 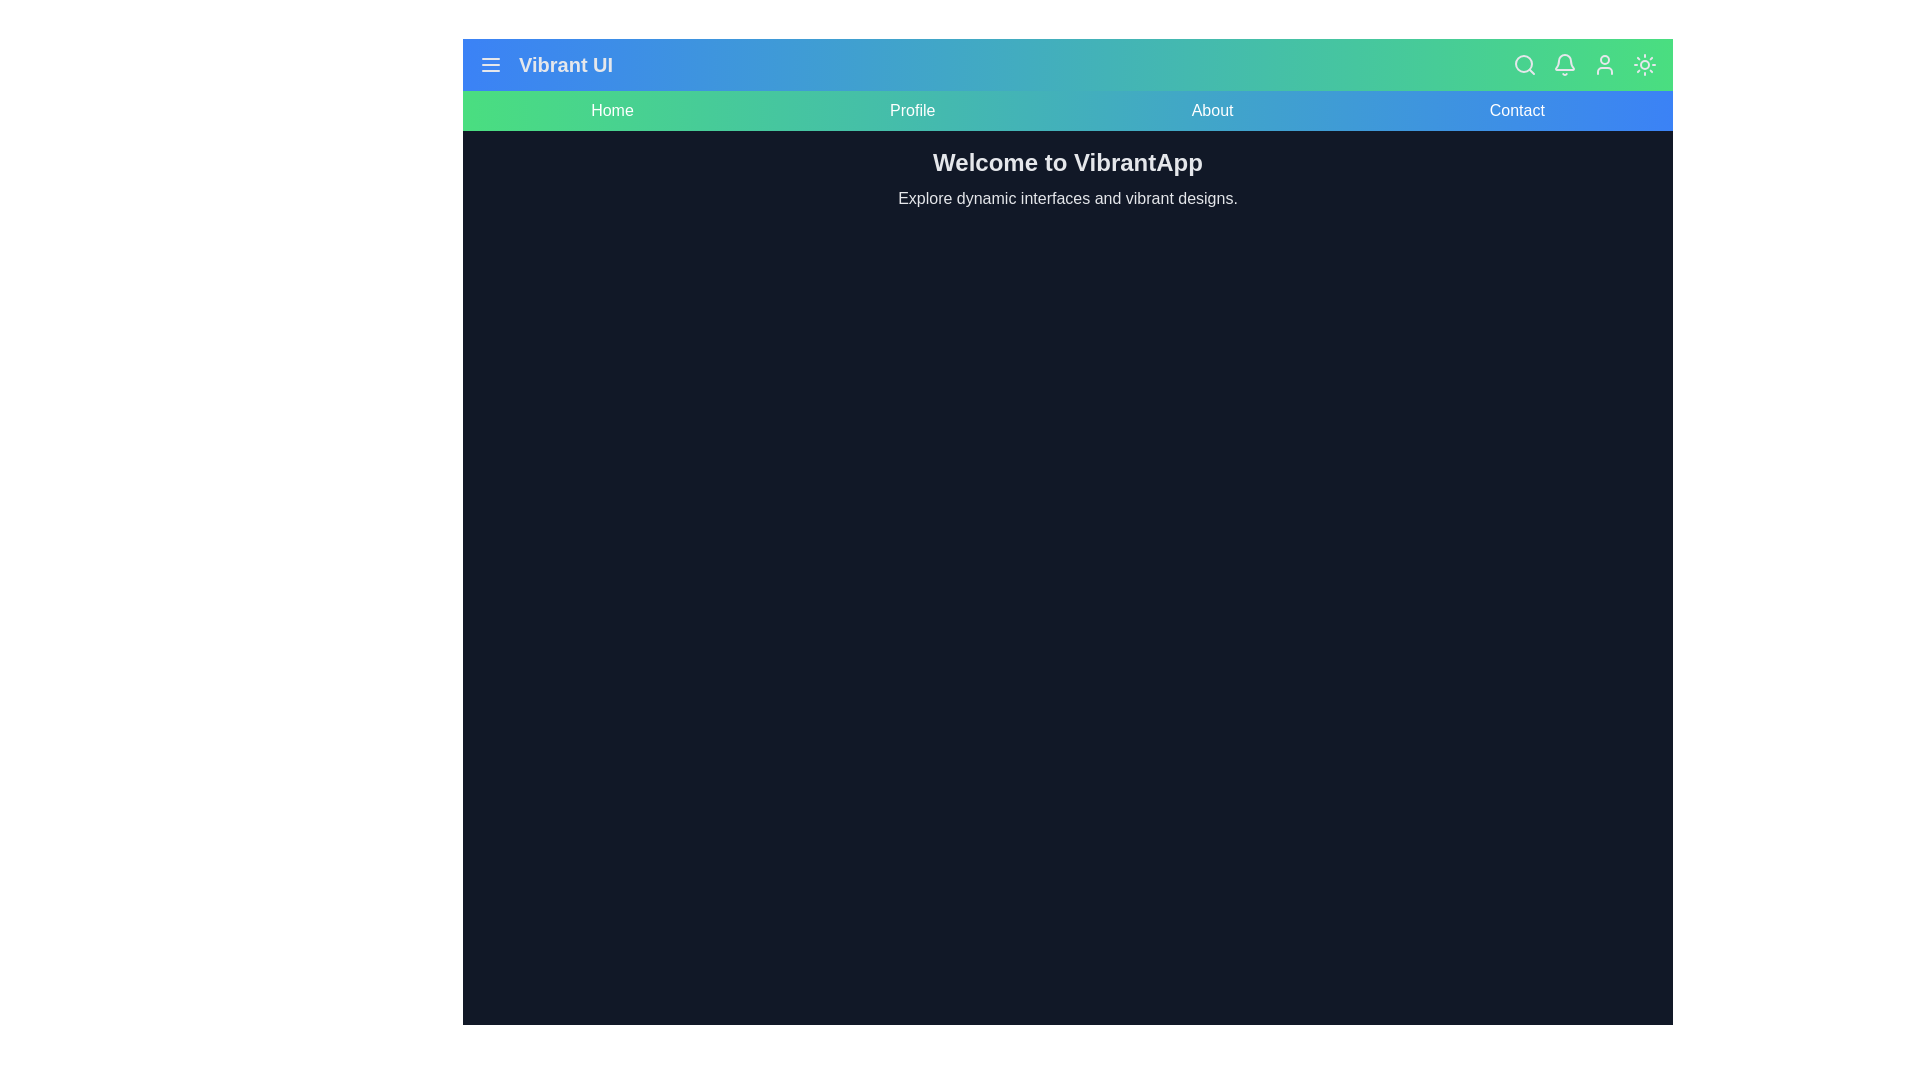 I want to click on the Profile navigation link, so click(x=911, y=111).